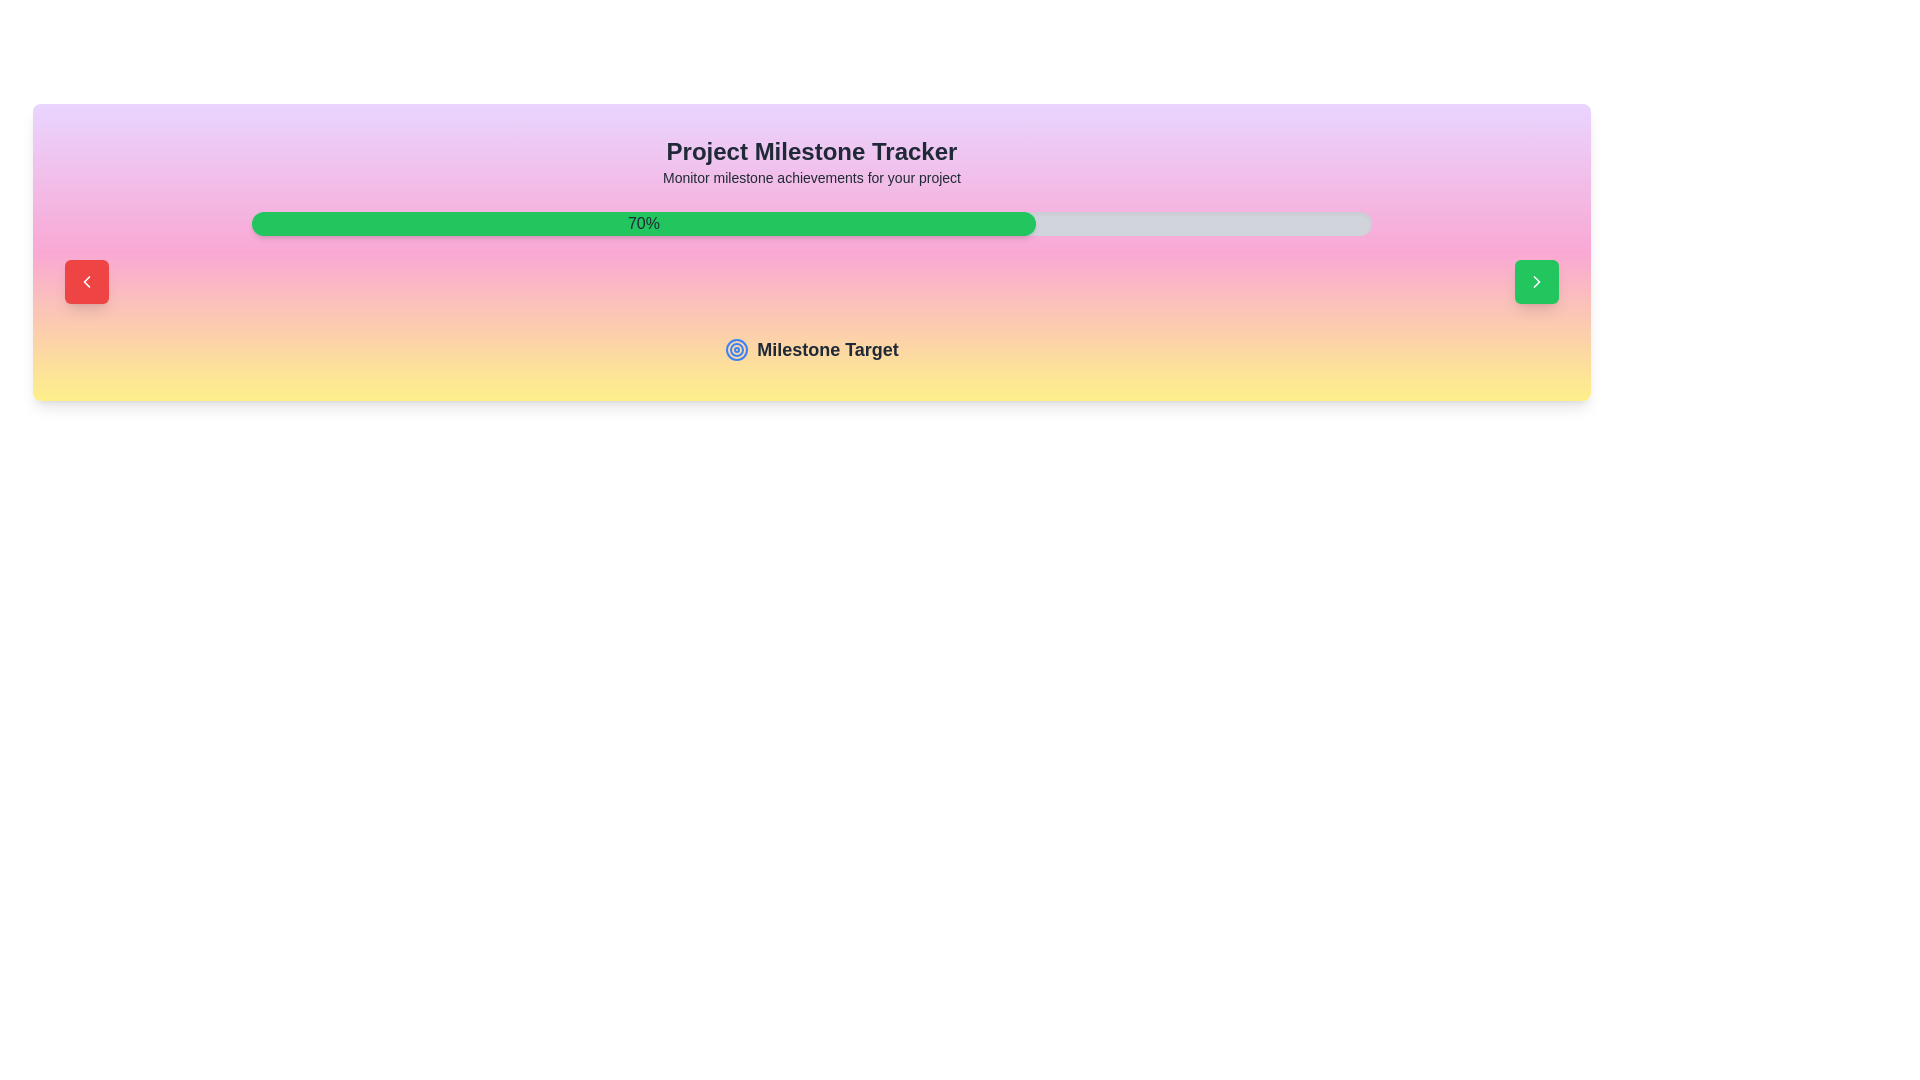  I want to click on the middle circle of the target-shaped SVG icon that represents the milestone's central target, located centrally below a progress bar and near the label 'Milestone Target', so click(736, 349).